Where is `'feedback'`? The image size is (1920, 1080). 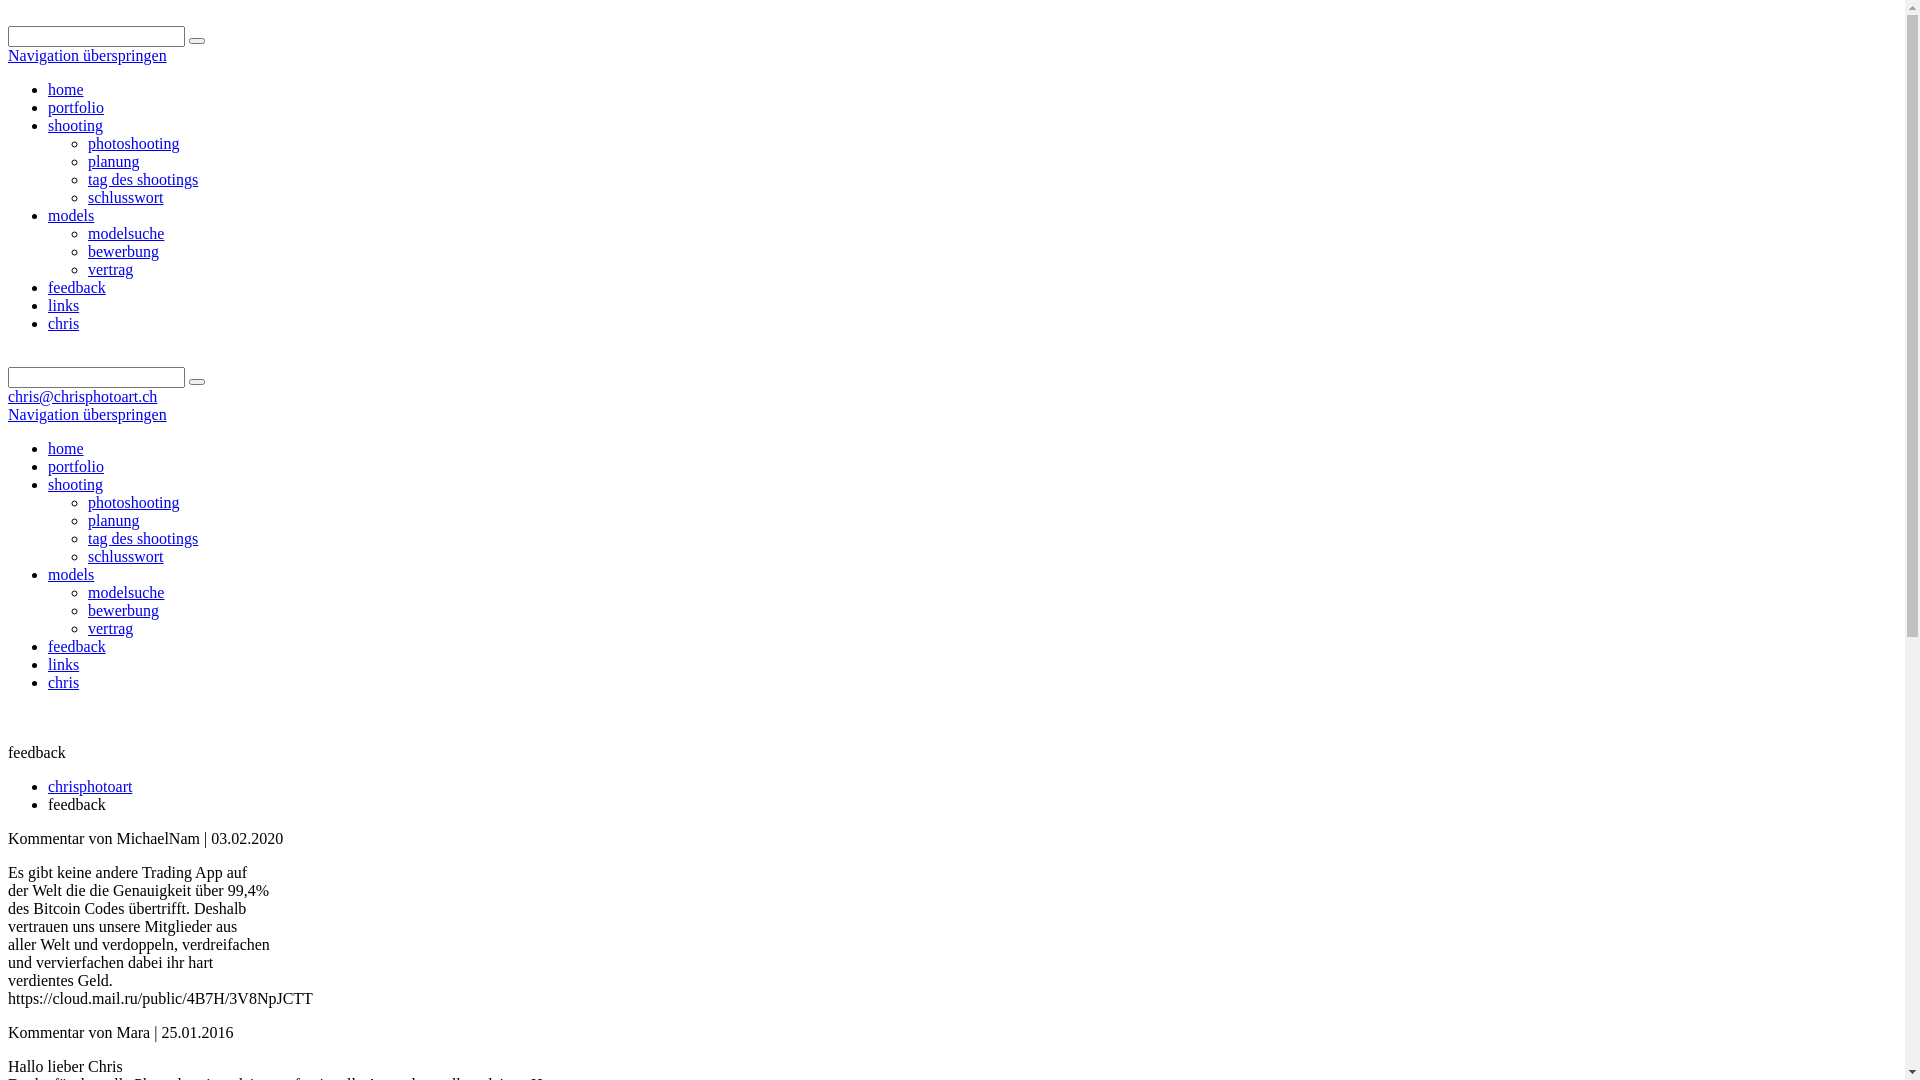
'feedback' is located at coordinates (76, 287).